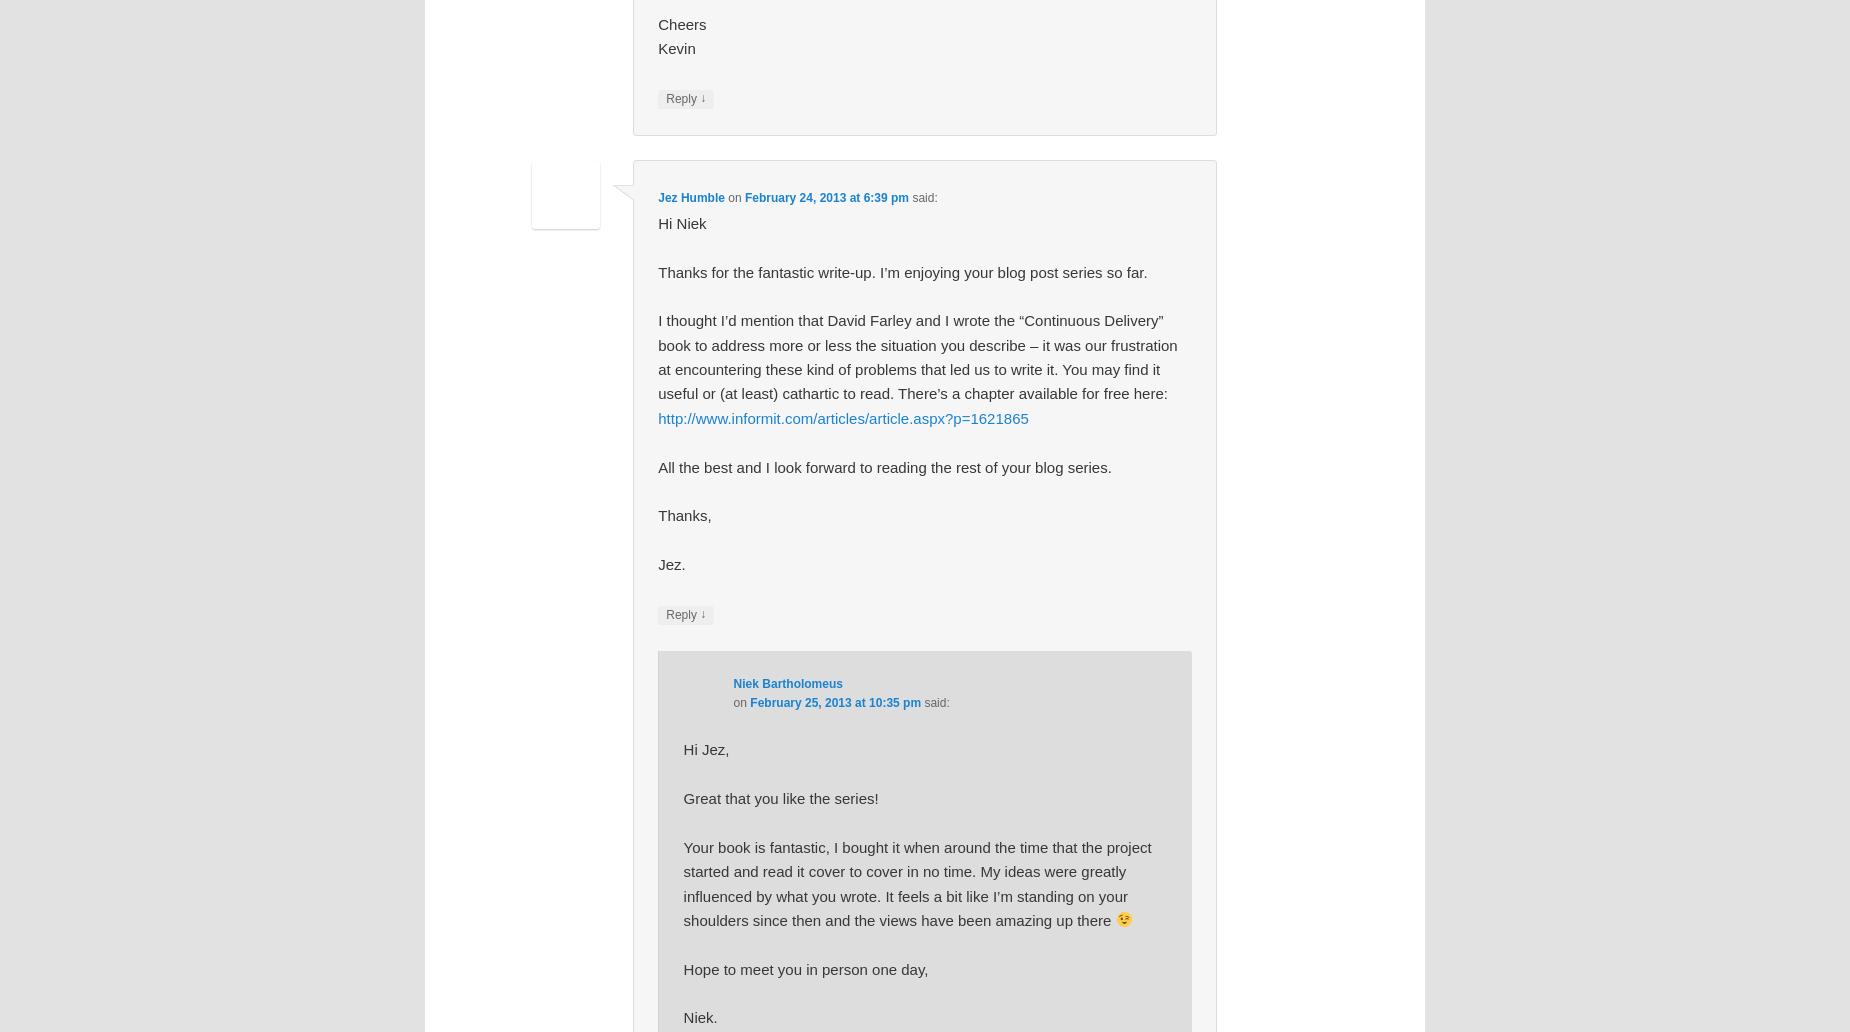 The image size is (1850, 1032). What do you see at coordinates (658, 23) in the screenshot?
I see `'Cheers'` at bounding box center [658, 23].